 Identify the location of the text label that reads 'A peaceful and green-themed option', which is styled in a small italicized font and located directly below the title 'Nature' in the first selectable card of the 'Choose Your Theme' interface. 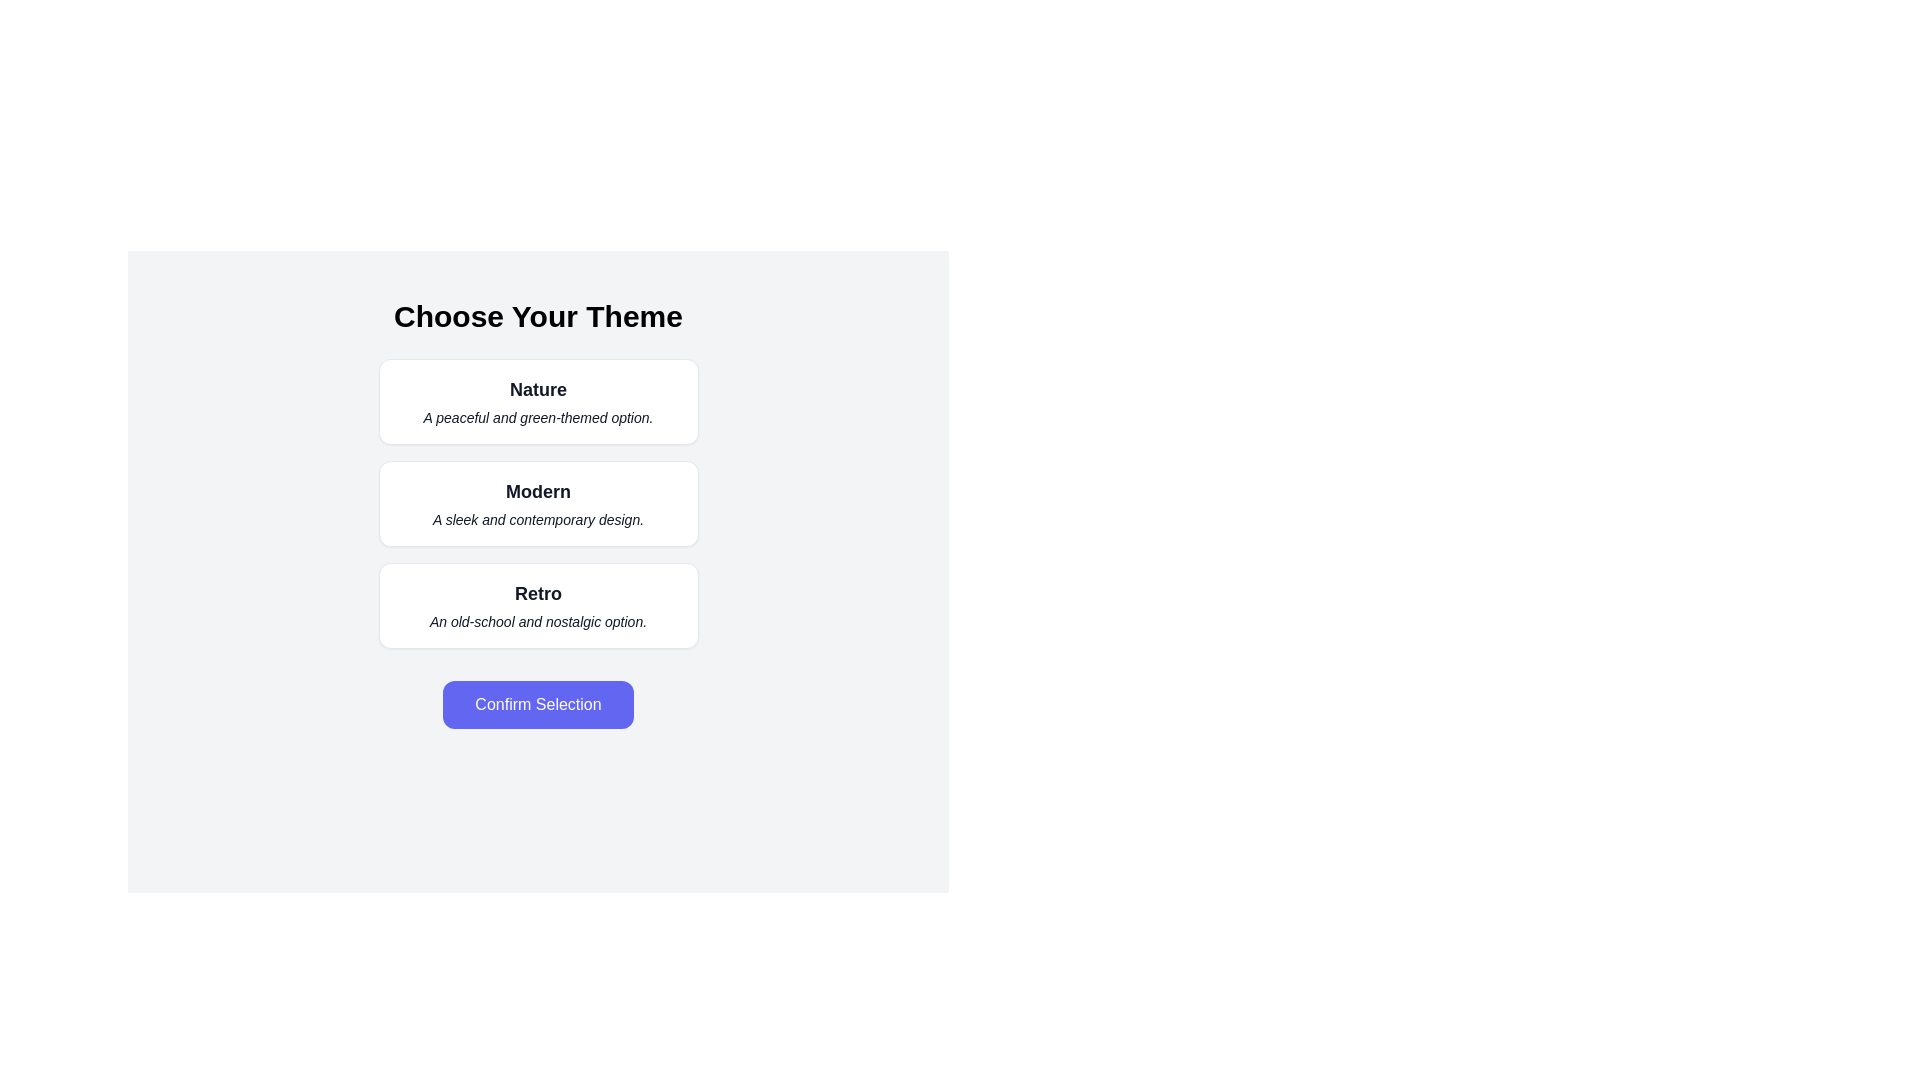
(538, 416).